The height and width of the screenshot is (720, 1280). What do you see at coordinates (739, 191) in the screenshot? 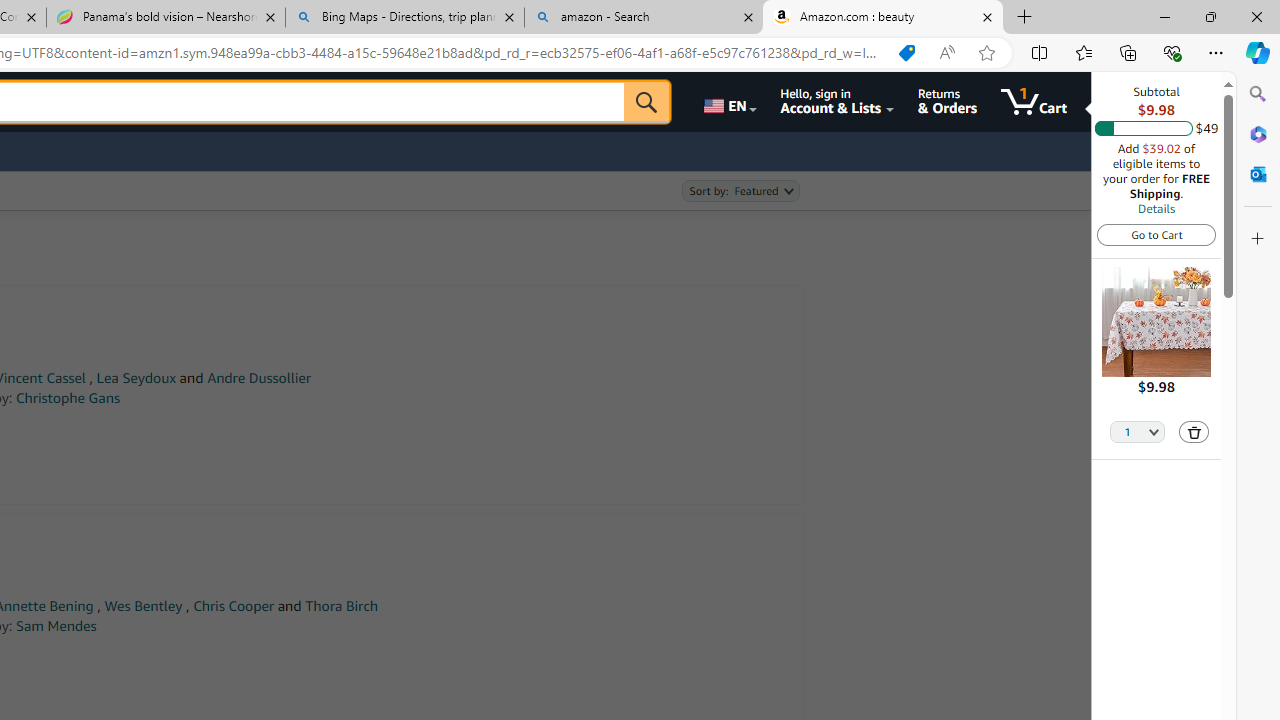
I see `'Sort by:'` at bounding box center [739, 191].